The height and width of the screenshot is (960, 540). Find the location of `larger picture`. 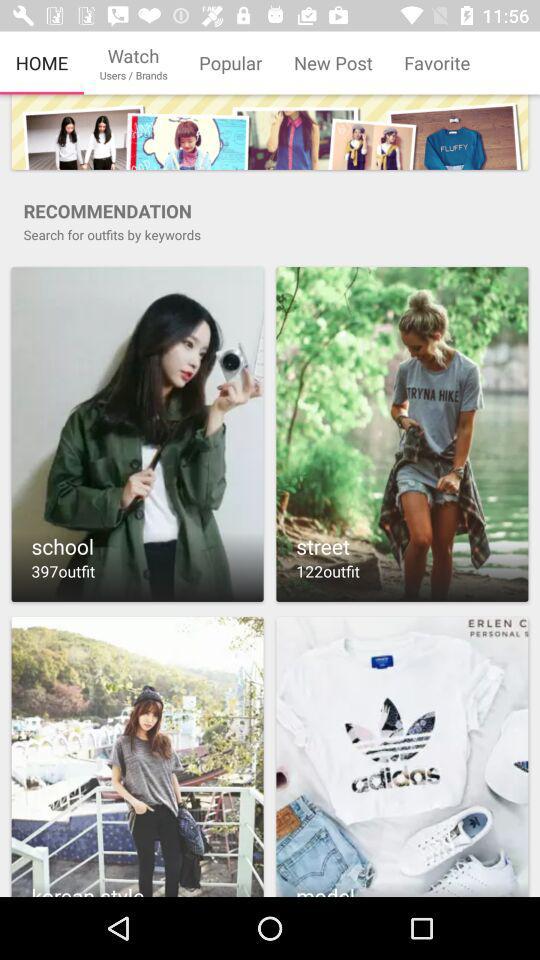

larger picture is located at coordinates (402, 755).